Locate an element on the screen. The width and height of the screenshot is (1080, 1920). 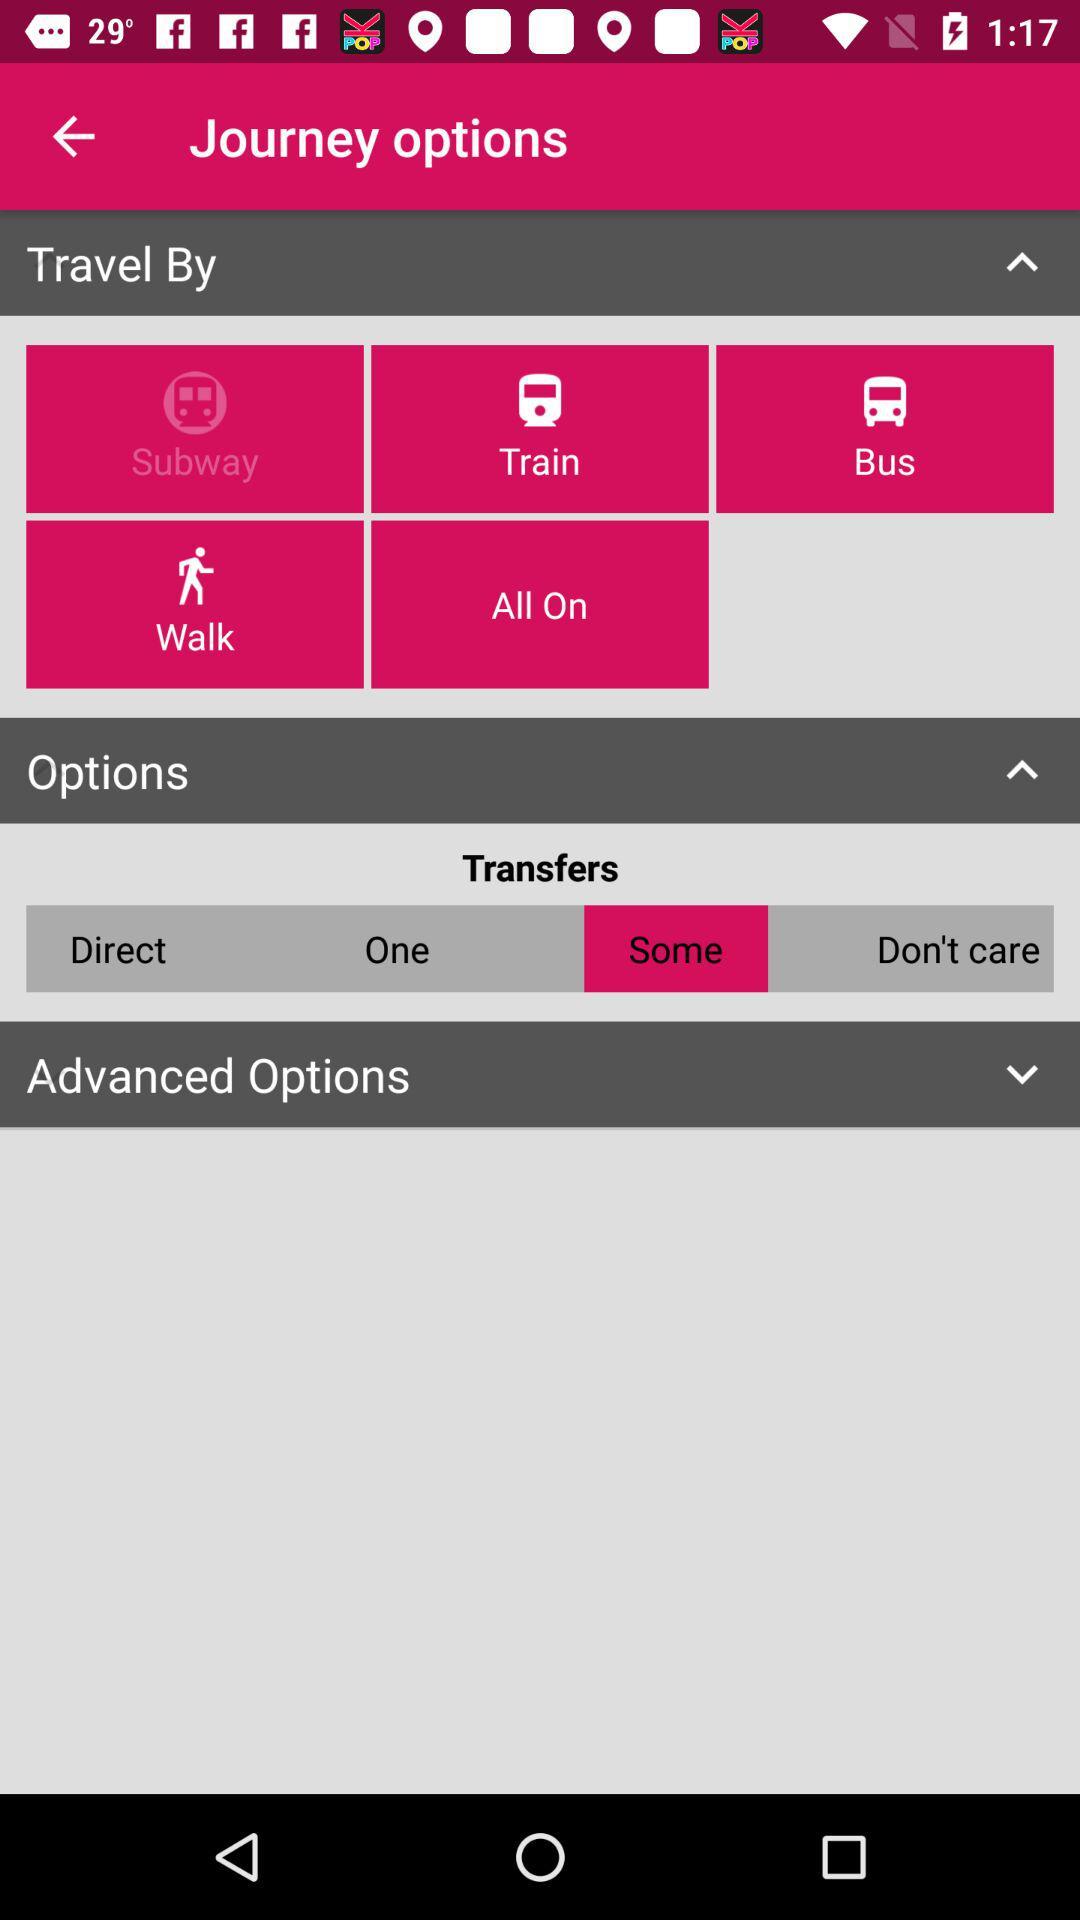
icon below transfers icon is located at coordinates (957, 947).